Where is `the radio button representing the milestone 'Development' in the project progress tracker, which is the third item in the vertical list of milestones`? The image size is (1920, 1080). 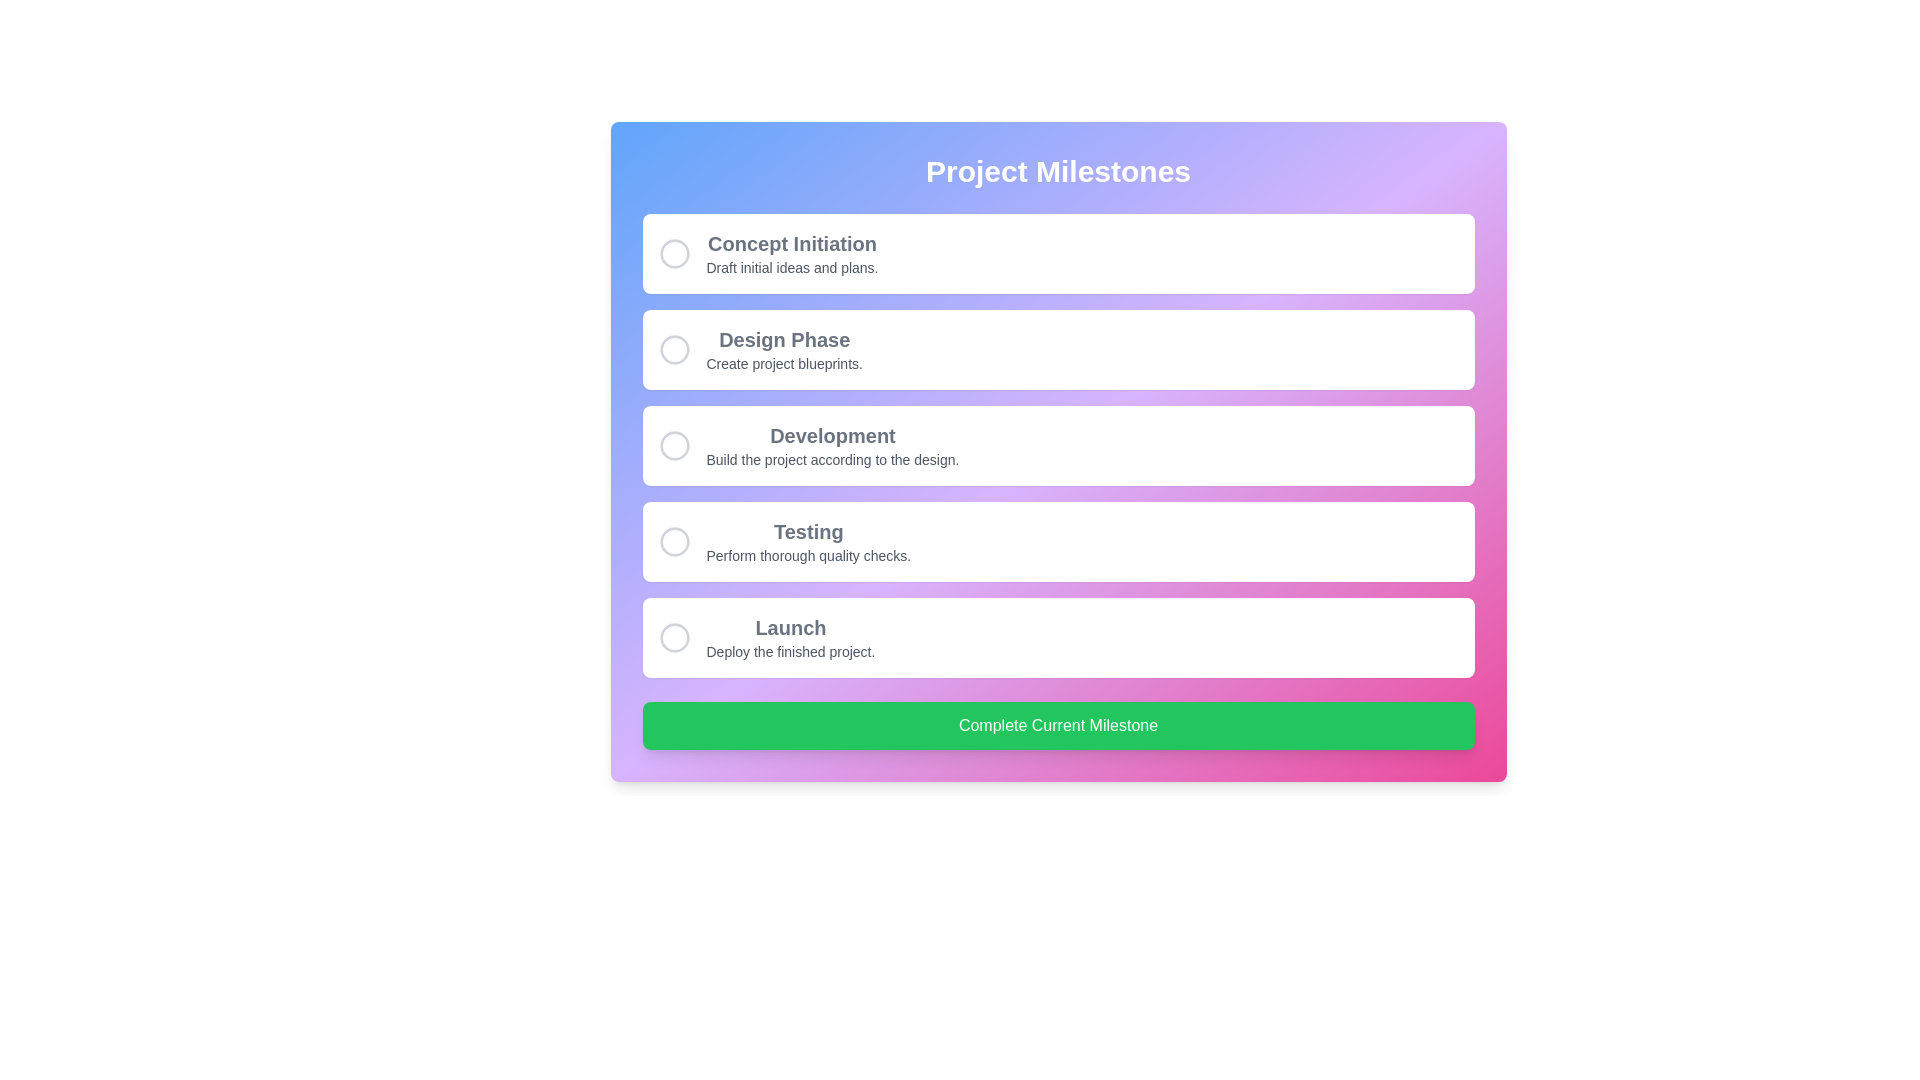 the radio button representing the milestone 'Development' in the project progress tracker, which is the third item in the vertical list of milestones is located at coordinates (674, 445).